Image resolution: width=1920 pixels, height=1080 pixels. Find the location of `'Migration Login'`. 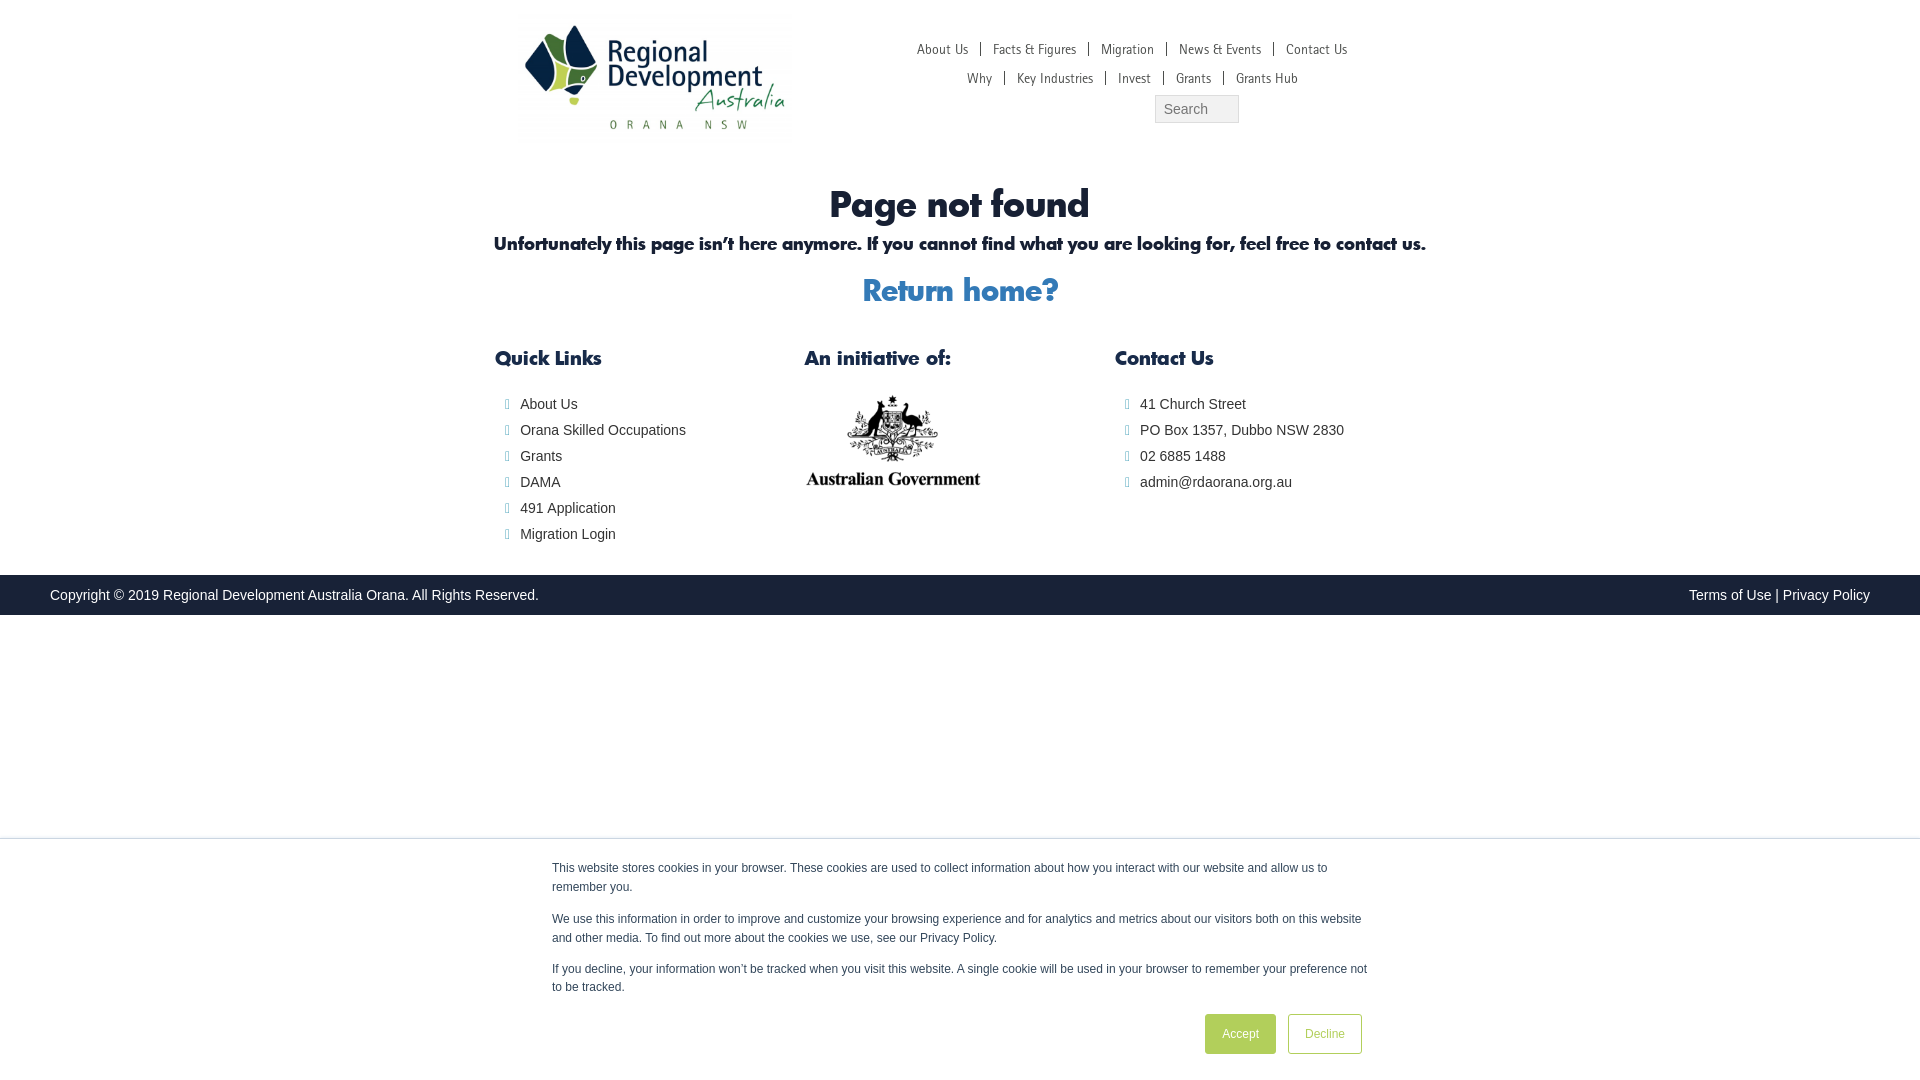

'Migration Login' is located at coordinates (566, 532).